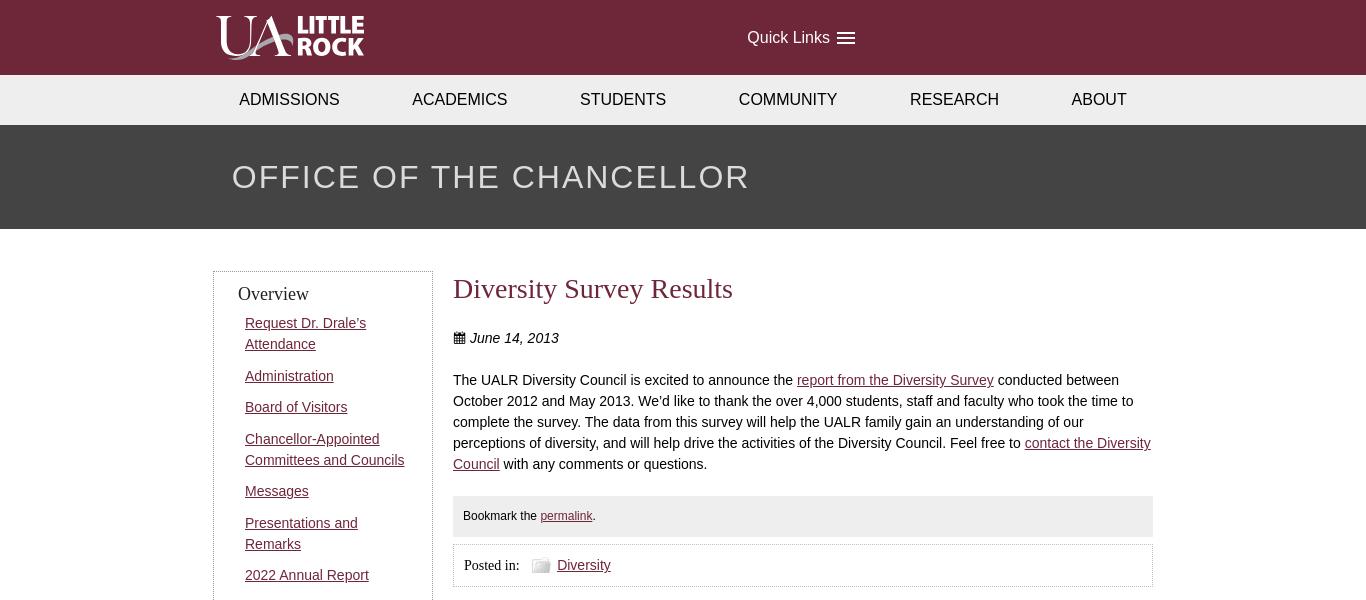 This screenshot has width=1366, height=600. What do you see at coordinates (747, 36) in the screenshot?
I see `'Quick Links'` at bounding box center [747, 36].